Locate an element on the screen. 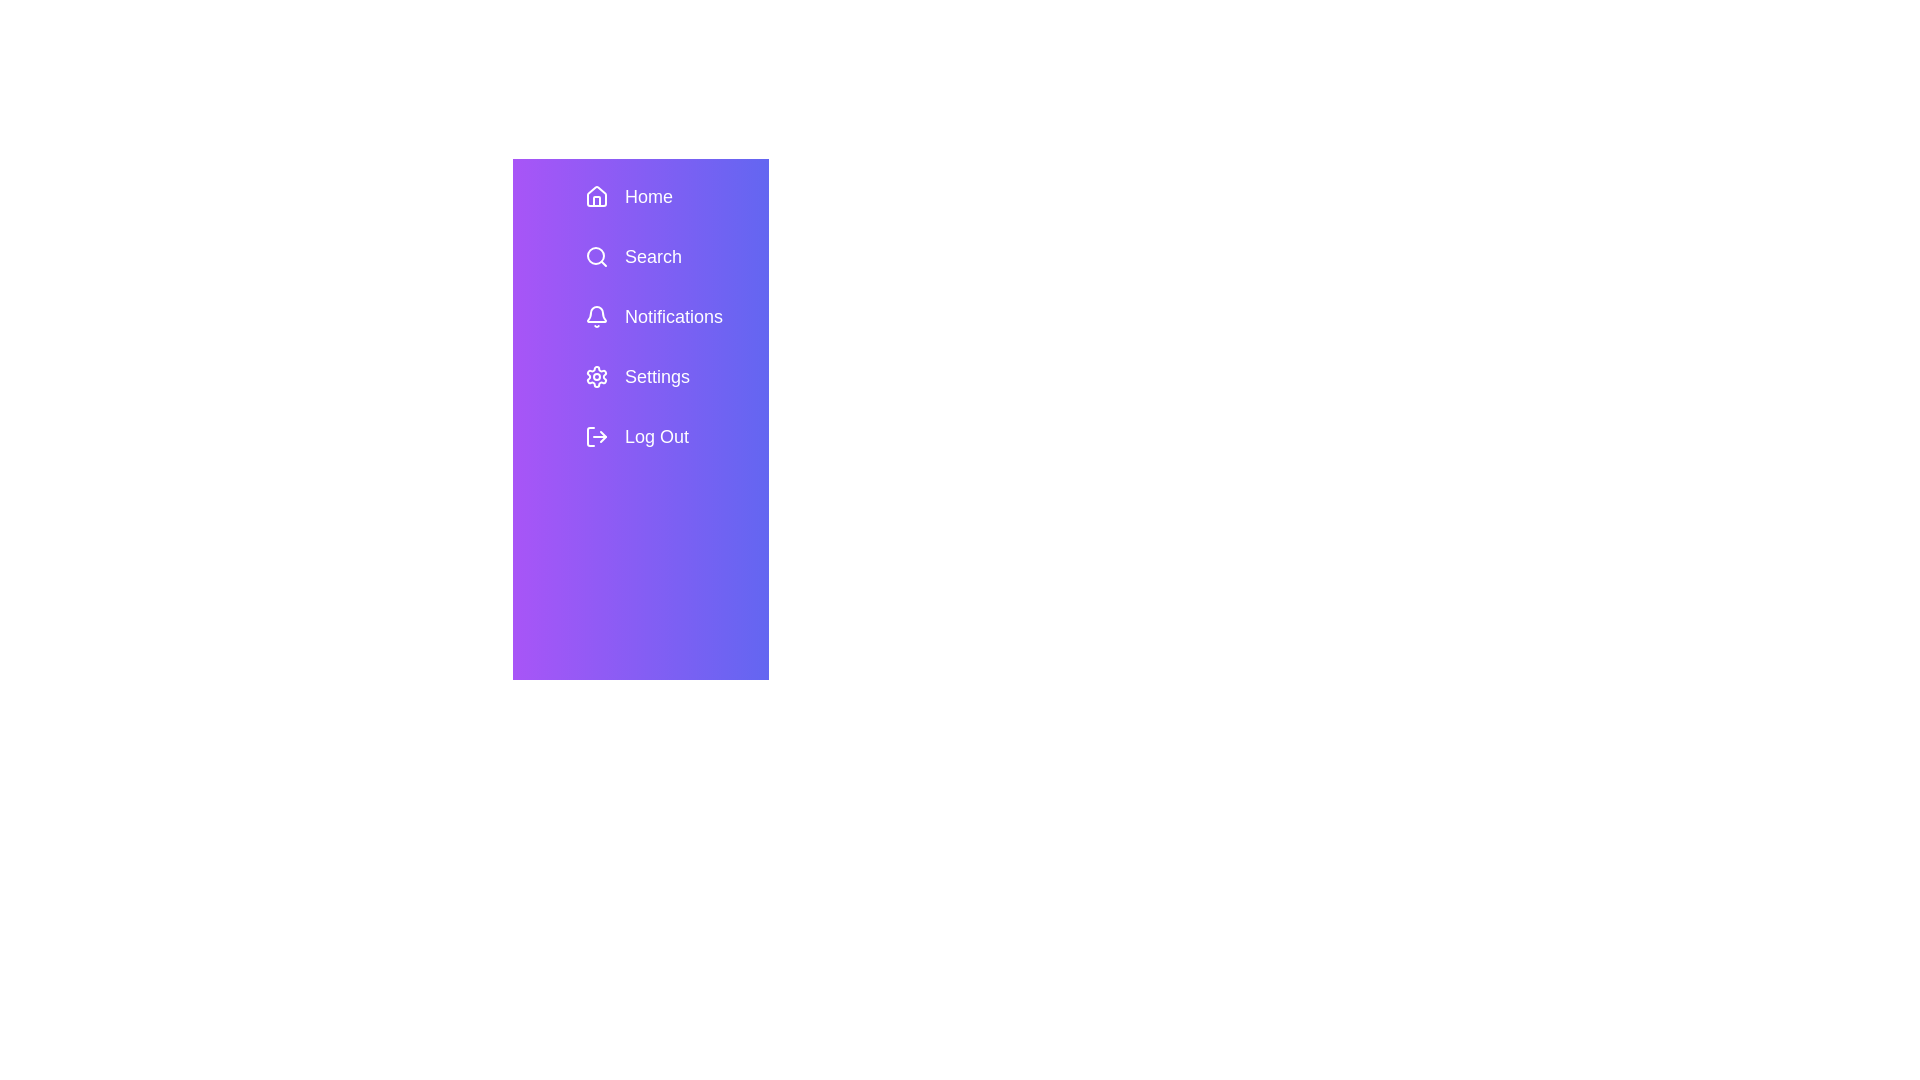 This screenshot has width=1920, height=1080. the menu item Notifications to view its hover effect is located at coordinates (668, 315).